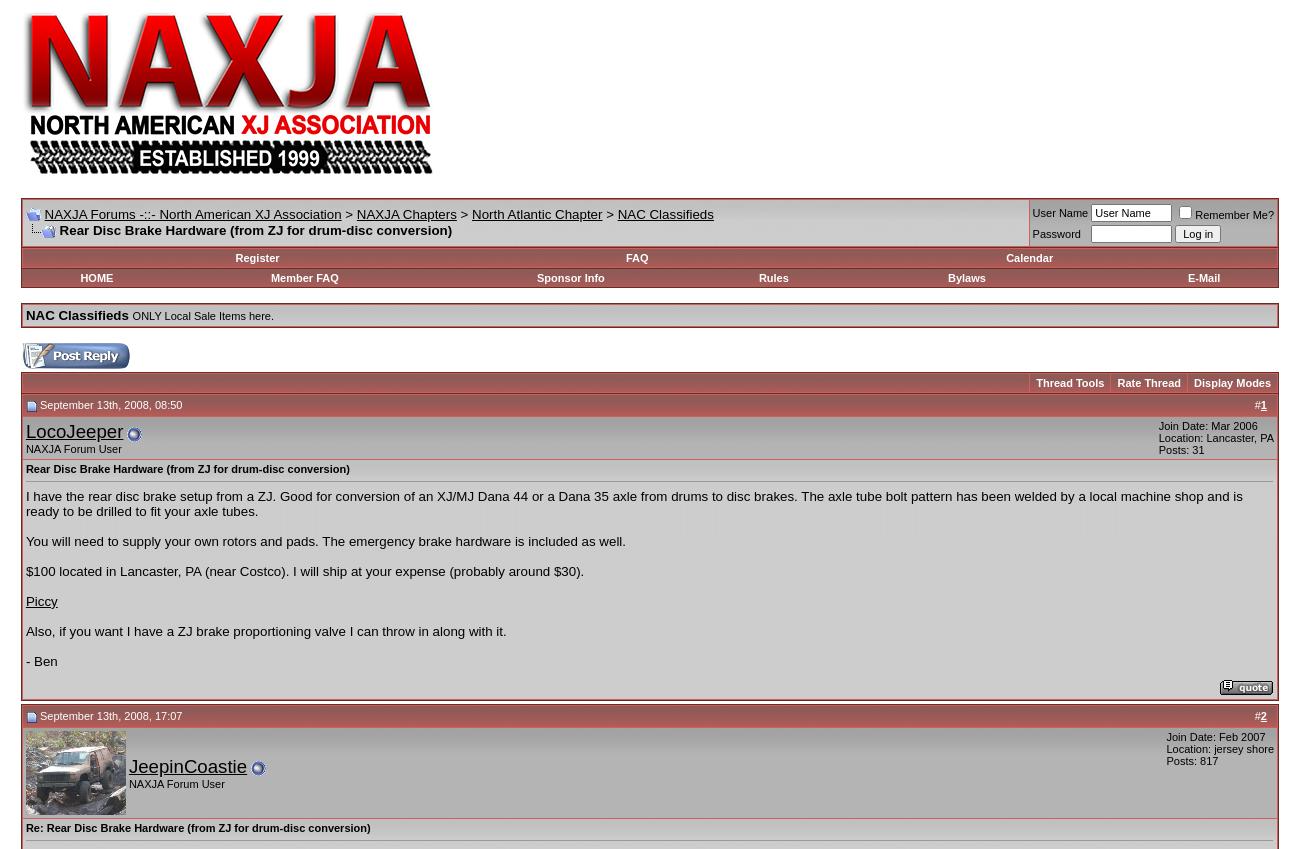 This screenshot has height=849, width=1300. Describe the element at coordinates (1181, 449) in the screenshot. I see `'Posts: 31'` at that location.